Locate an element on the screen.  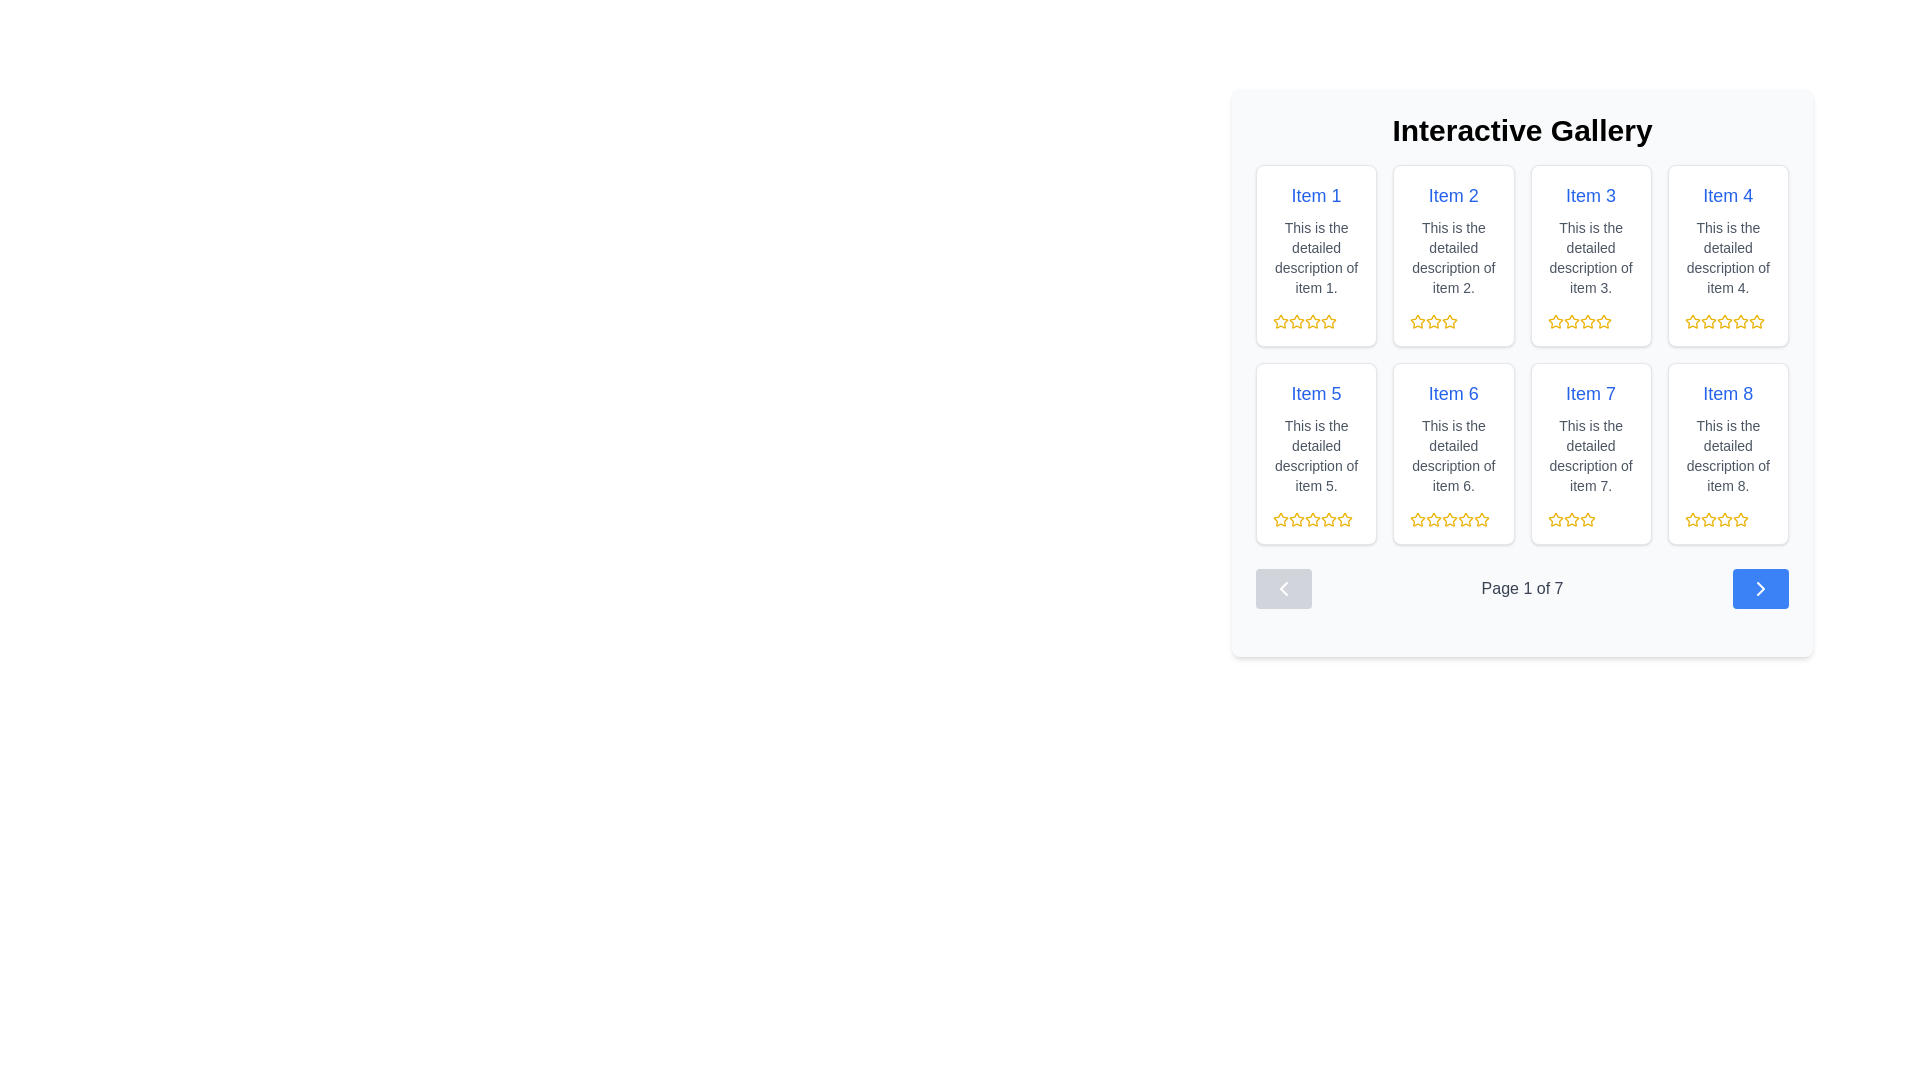
the second rating star icon for 'Item 1' in the Interactive Gallery for keyboard interaction is located at coordinates (1296, 320).